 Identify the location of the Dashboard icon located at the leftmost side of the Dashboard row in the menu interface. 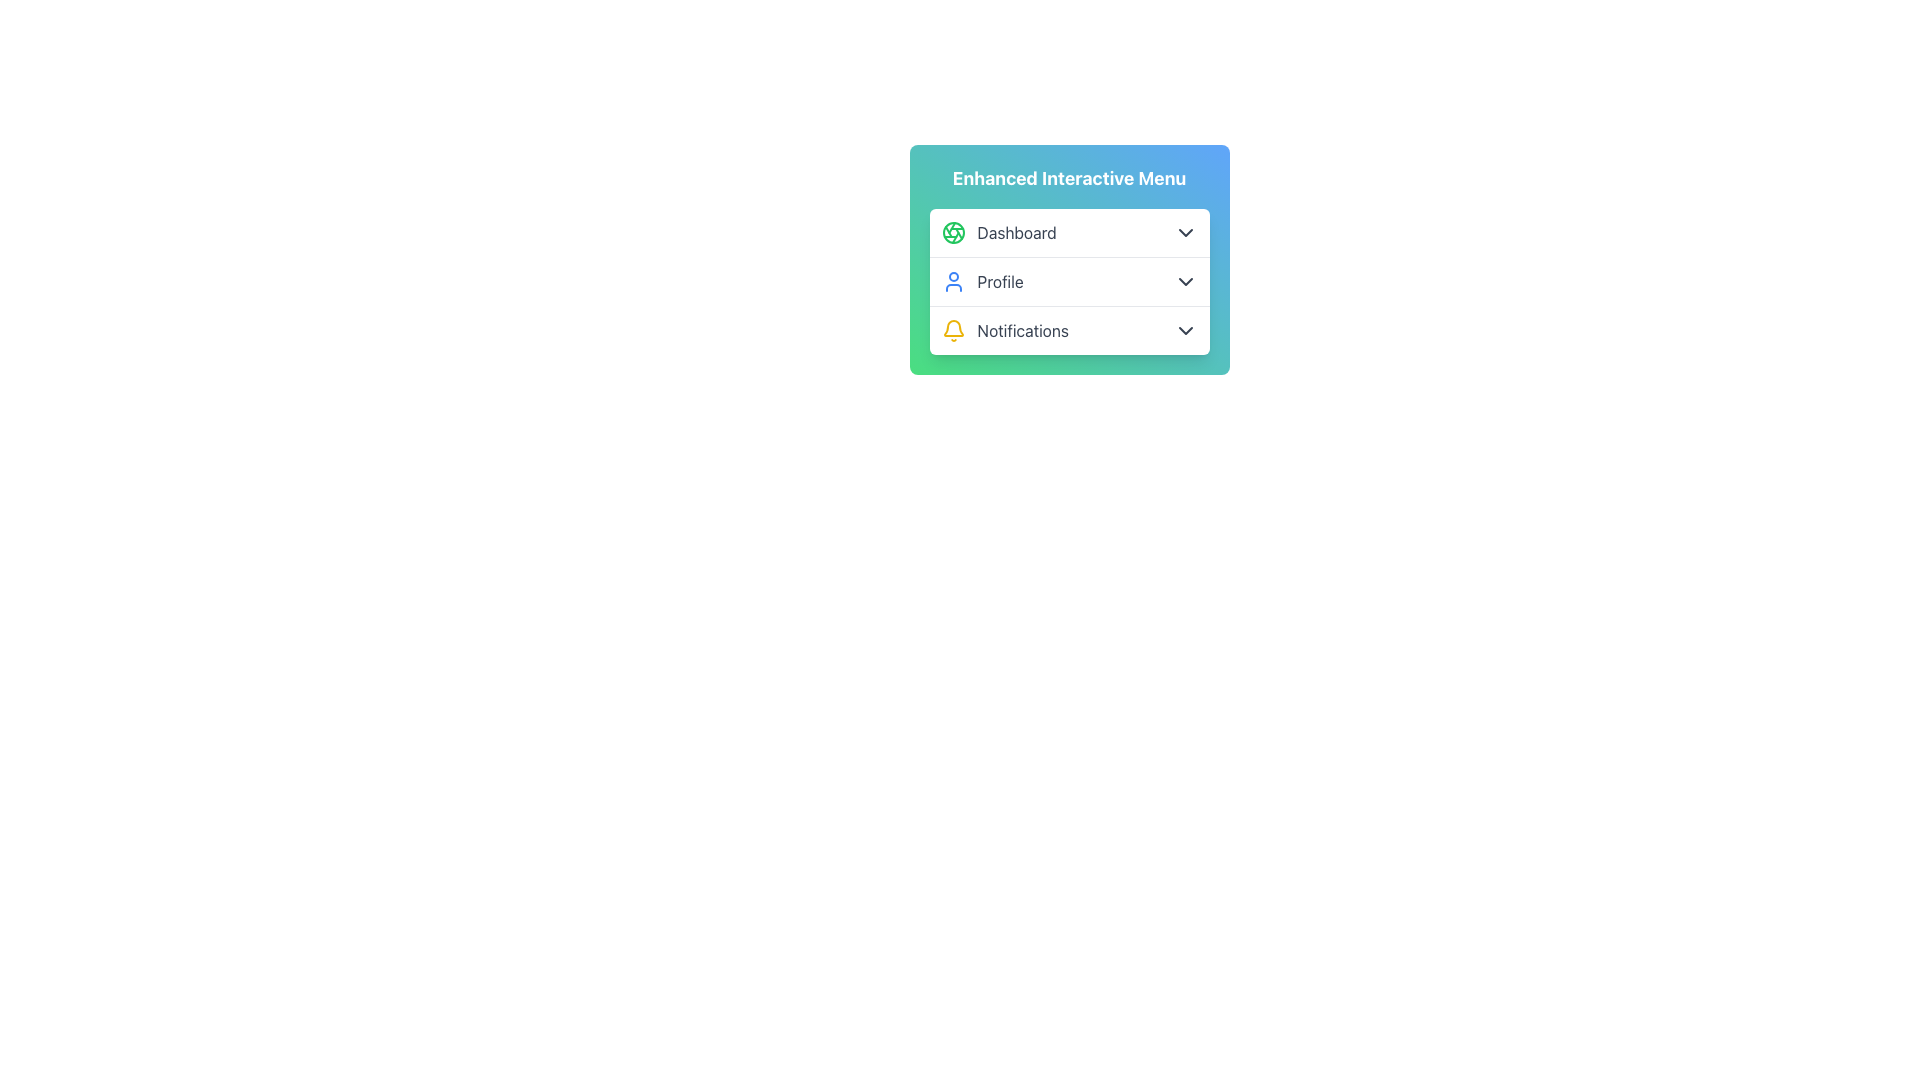
(952, 231).